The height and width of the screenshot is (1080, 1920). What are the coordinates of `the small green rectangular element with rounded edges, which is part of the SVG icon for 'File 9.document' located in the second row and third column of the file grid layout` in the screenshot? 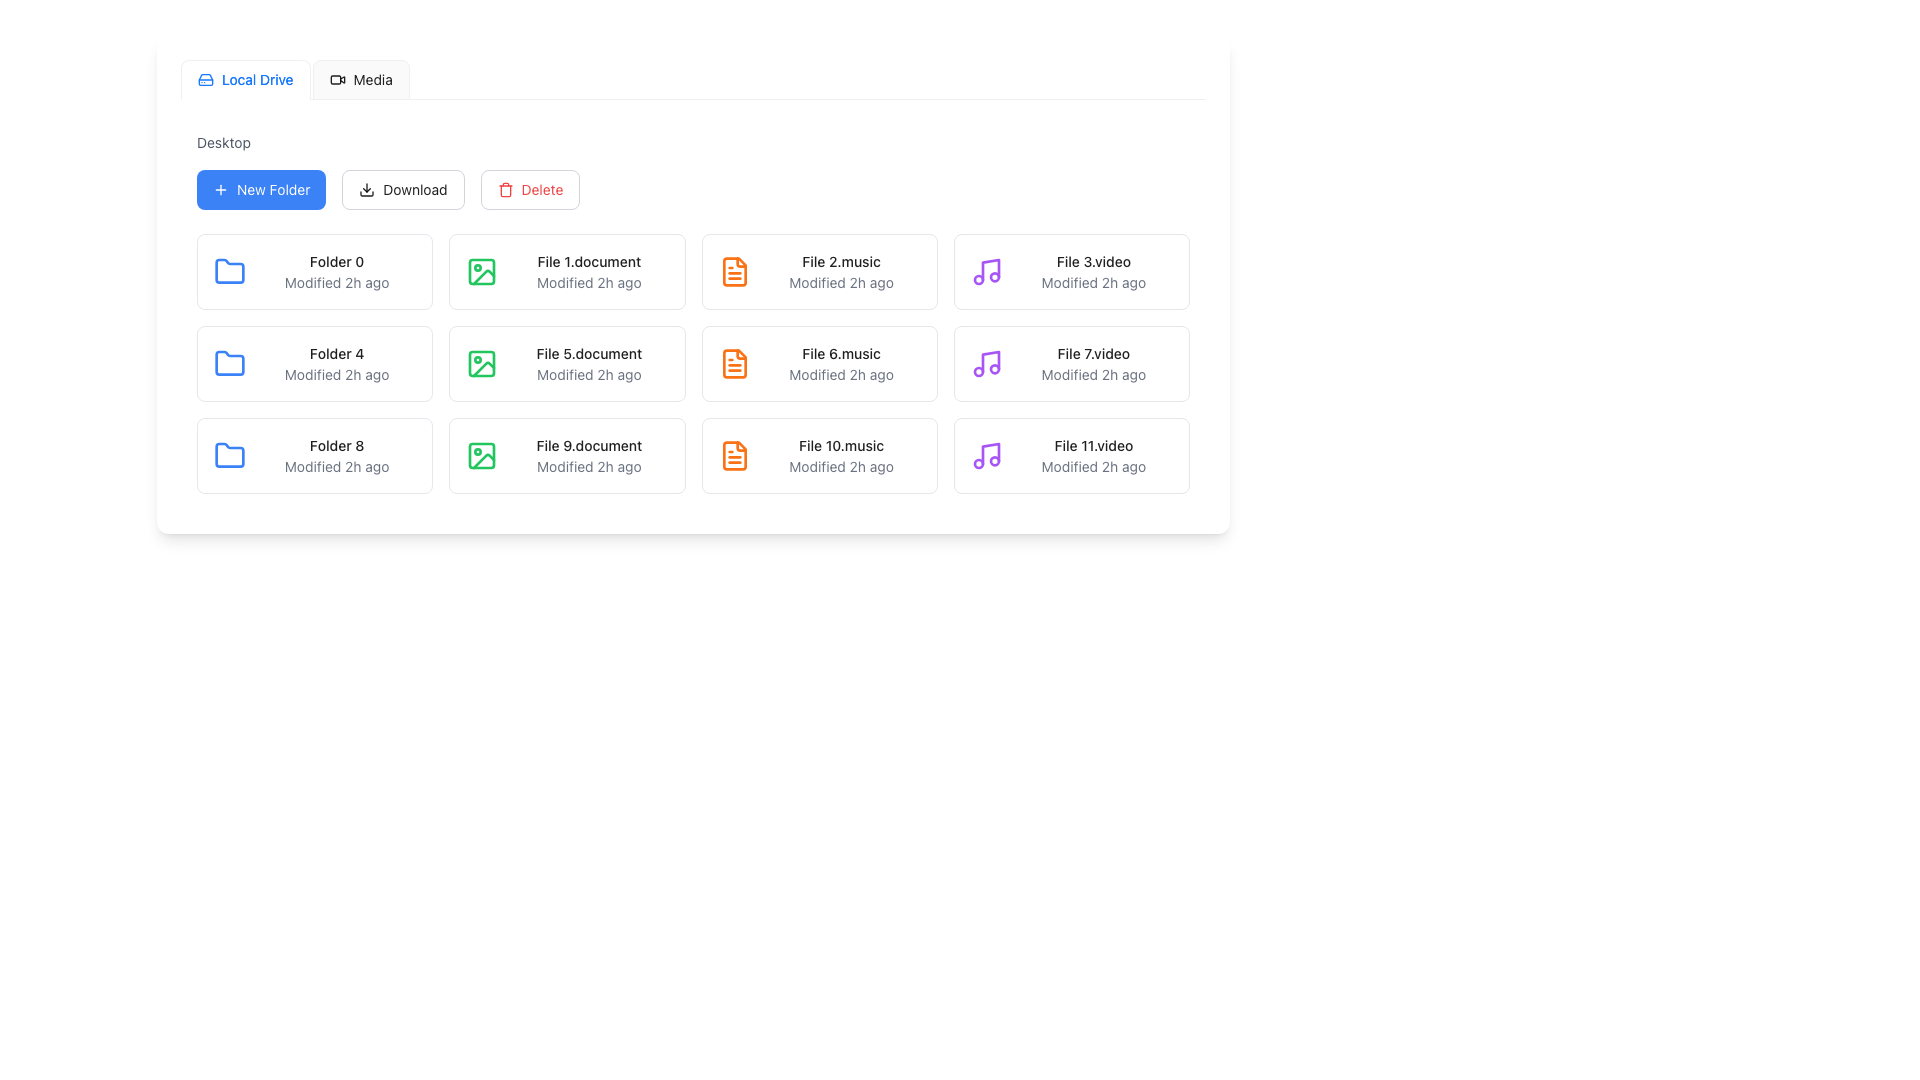 It's located at (482, 455).